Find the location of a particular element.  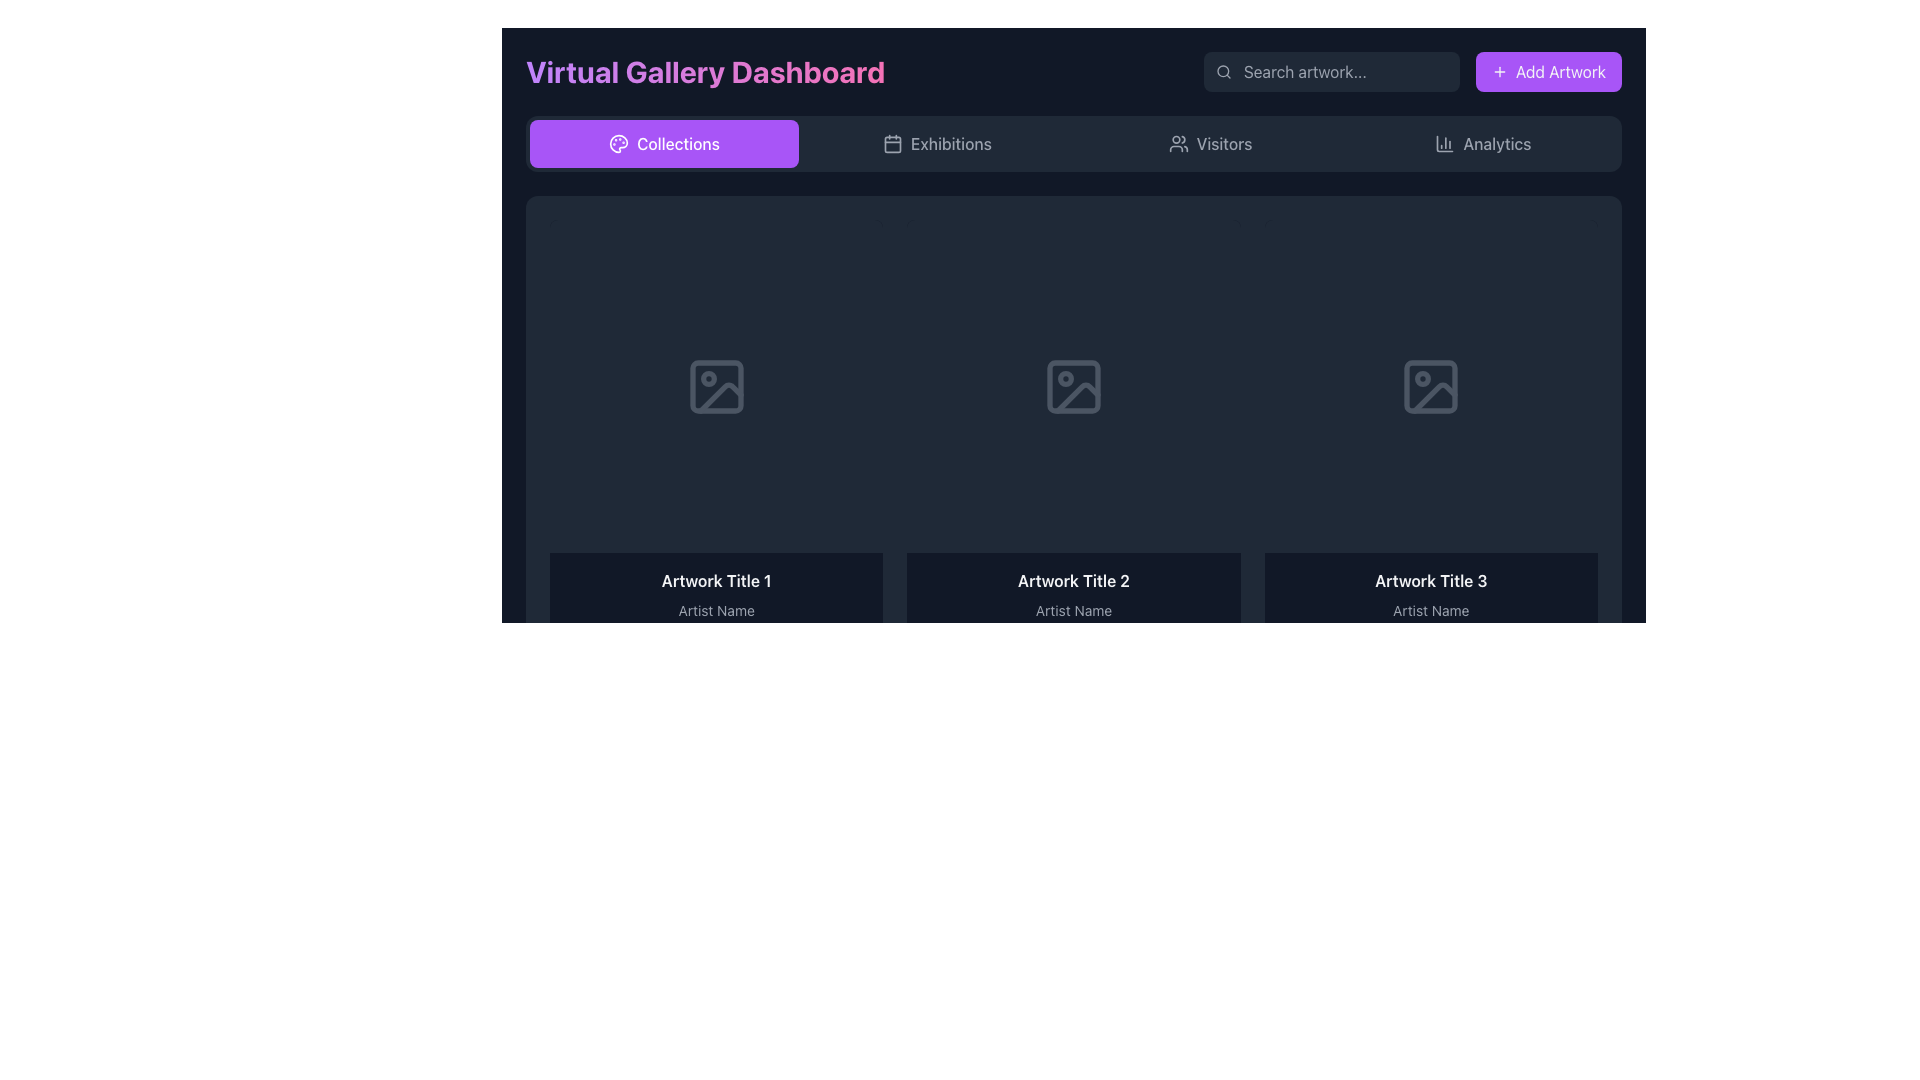

image placeholder icon depicting a frame with a circle and a diagonal line inside, which is the second icon in the middle row above 'Artwork Title 2' is located at coordinates (1073, 386).